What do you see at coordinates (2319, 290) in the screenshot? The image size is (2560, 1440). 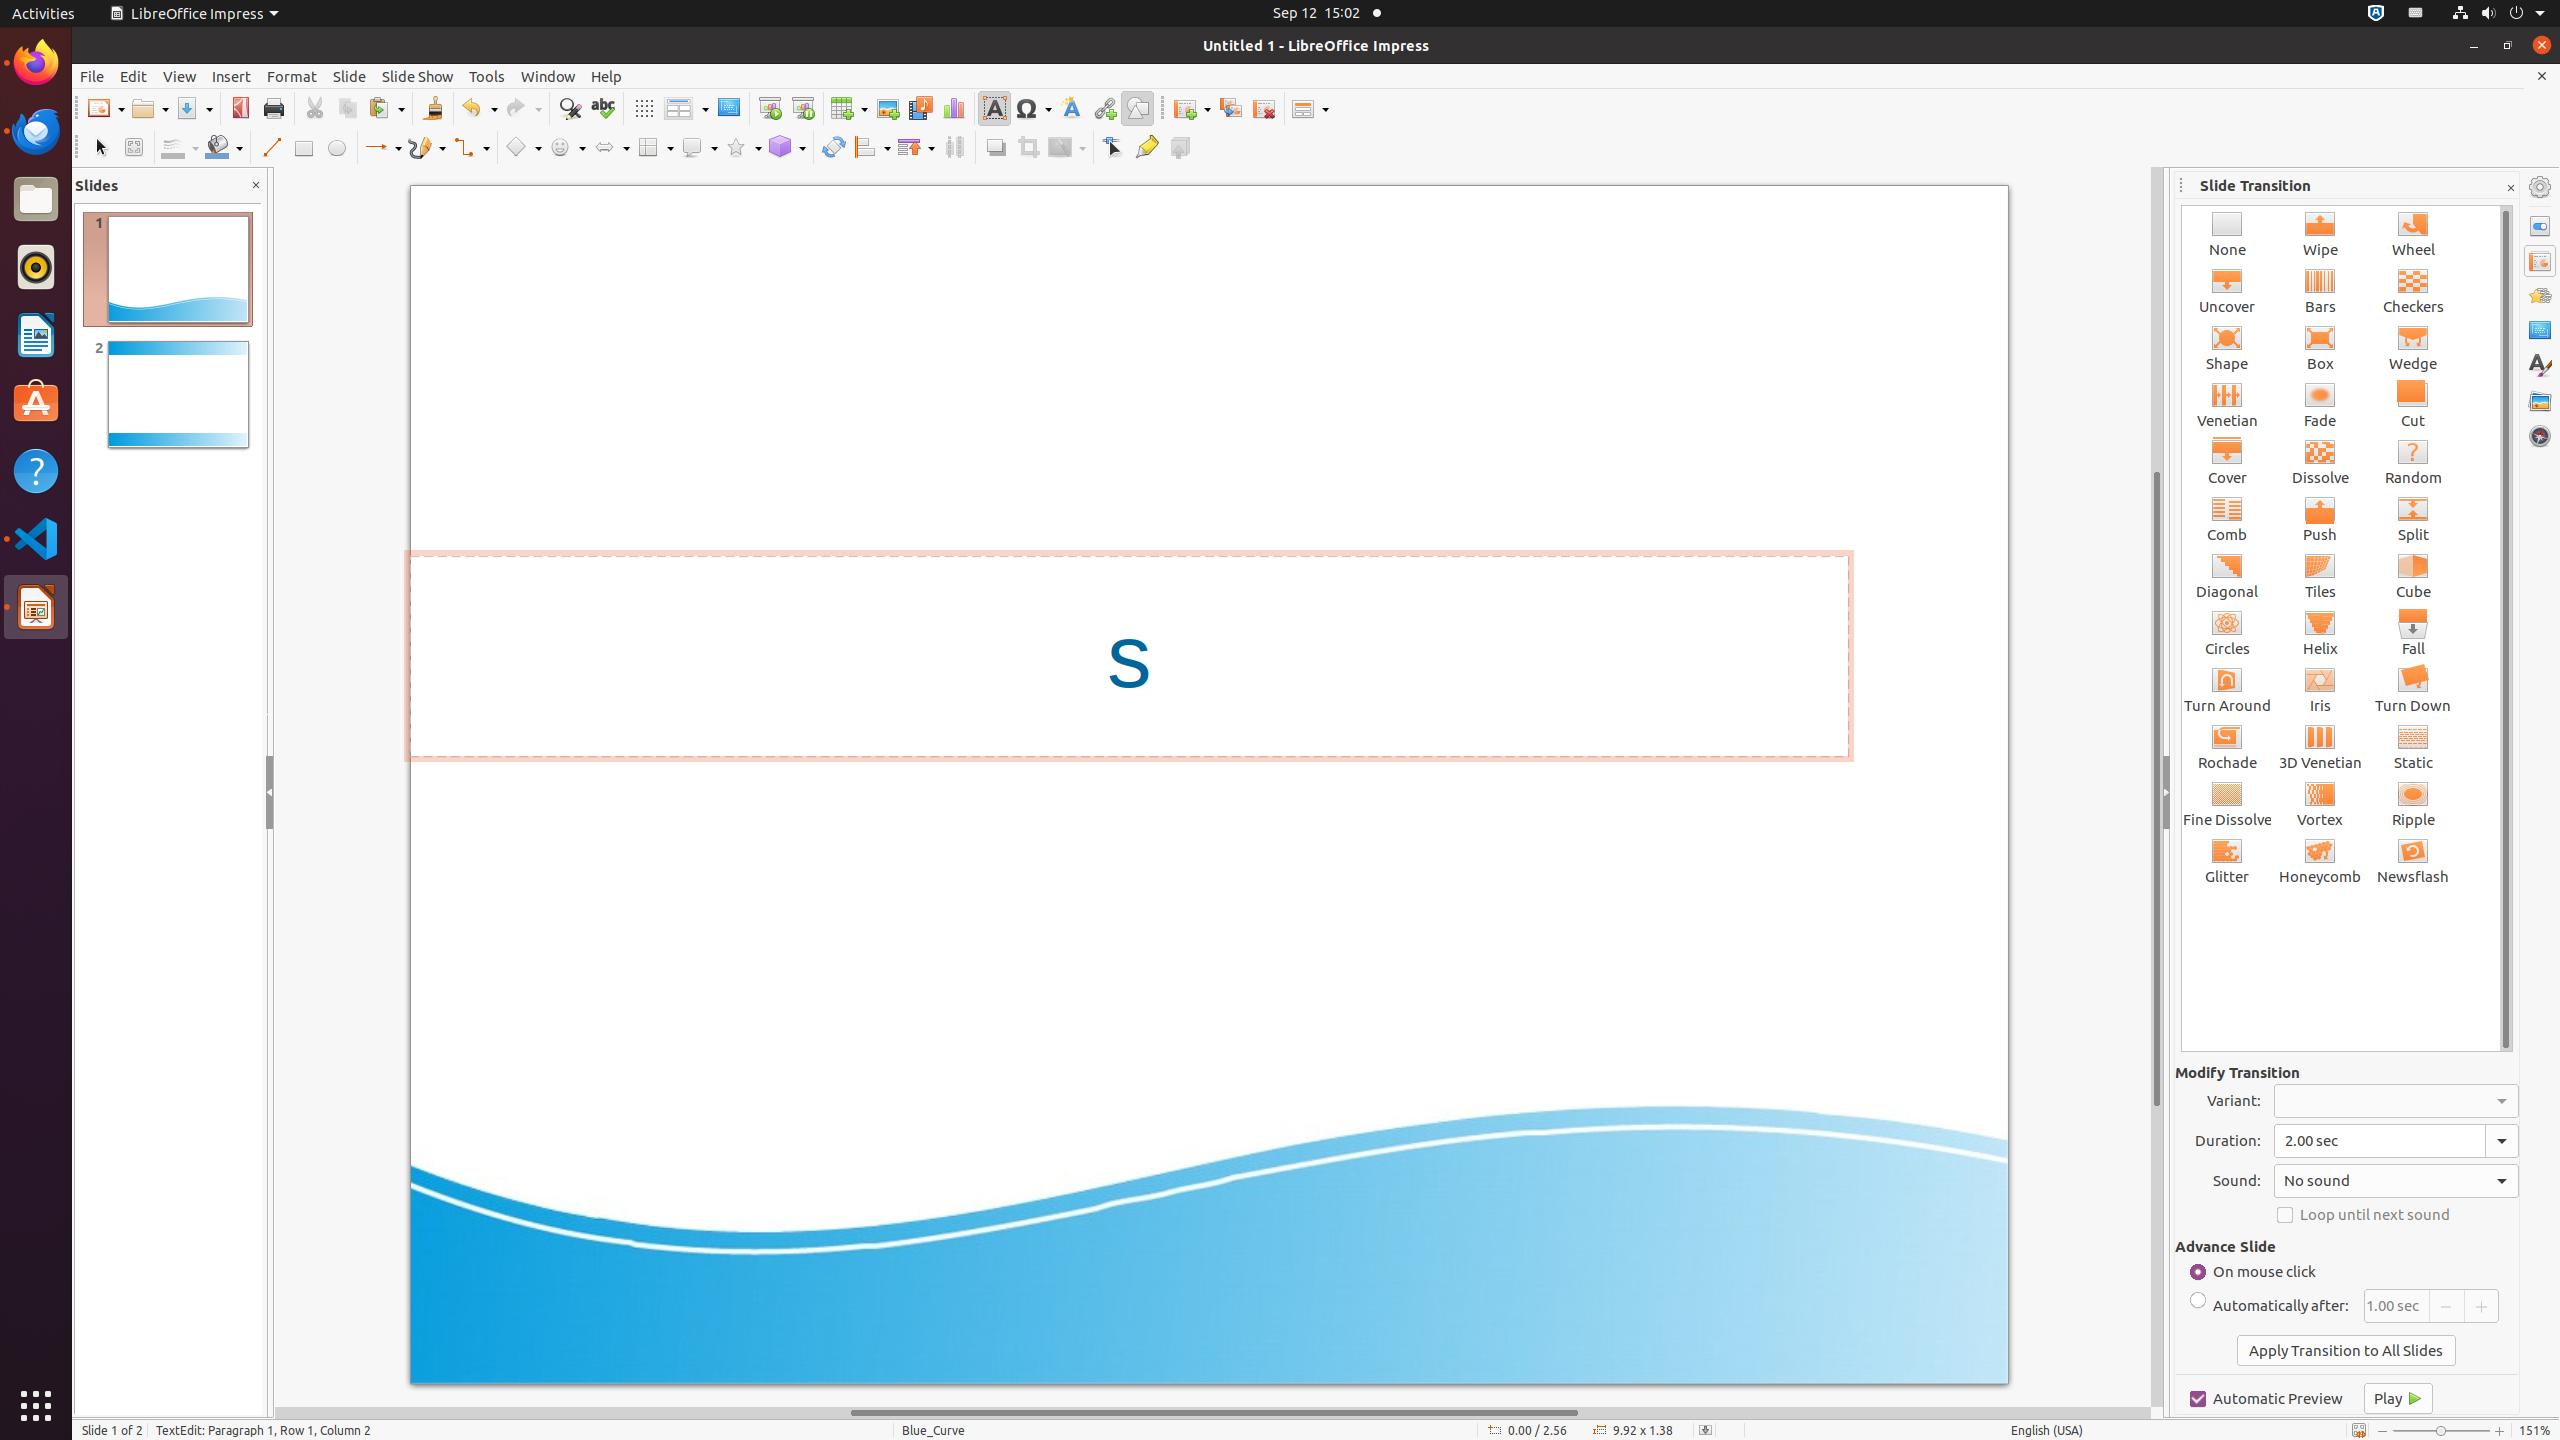 I see `'Bars'` at bounding box center [2319, 290].